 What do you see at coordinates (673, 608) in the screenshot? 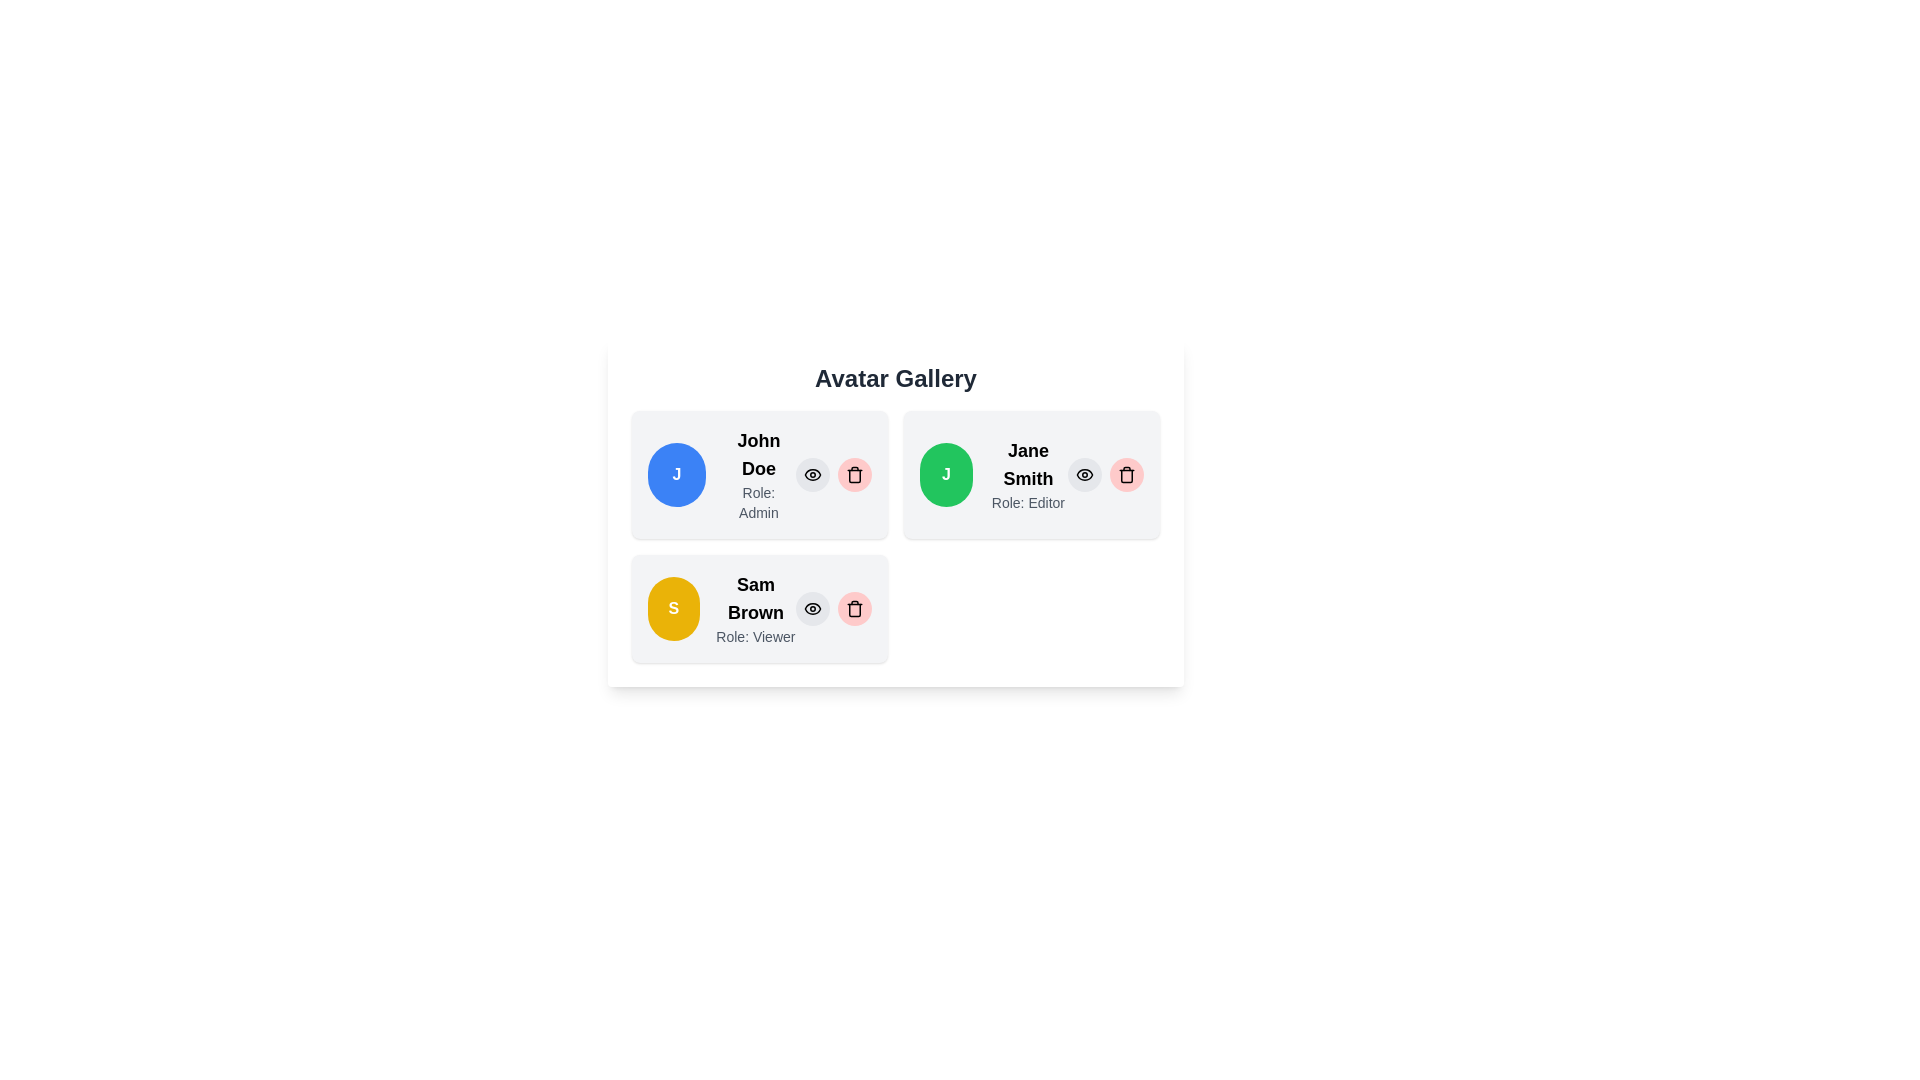
I see `the avatar element representing 'Sam Brown', which features an initial 'S' on a yellow background, located within the card-like panel in the bottom-left section of the layout` at bounding box center [673, 608].